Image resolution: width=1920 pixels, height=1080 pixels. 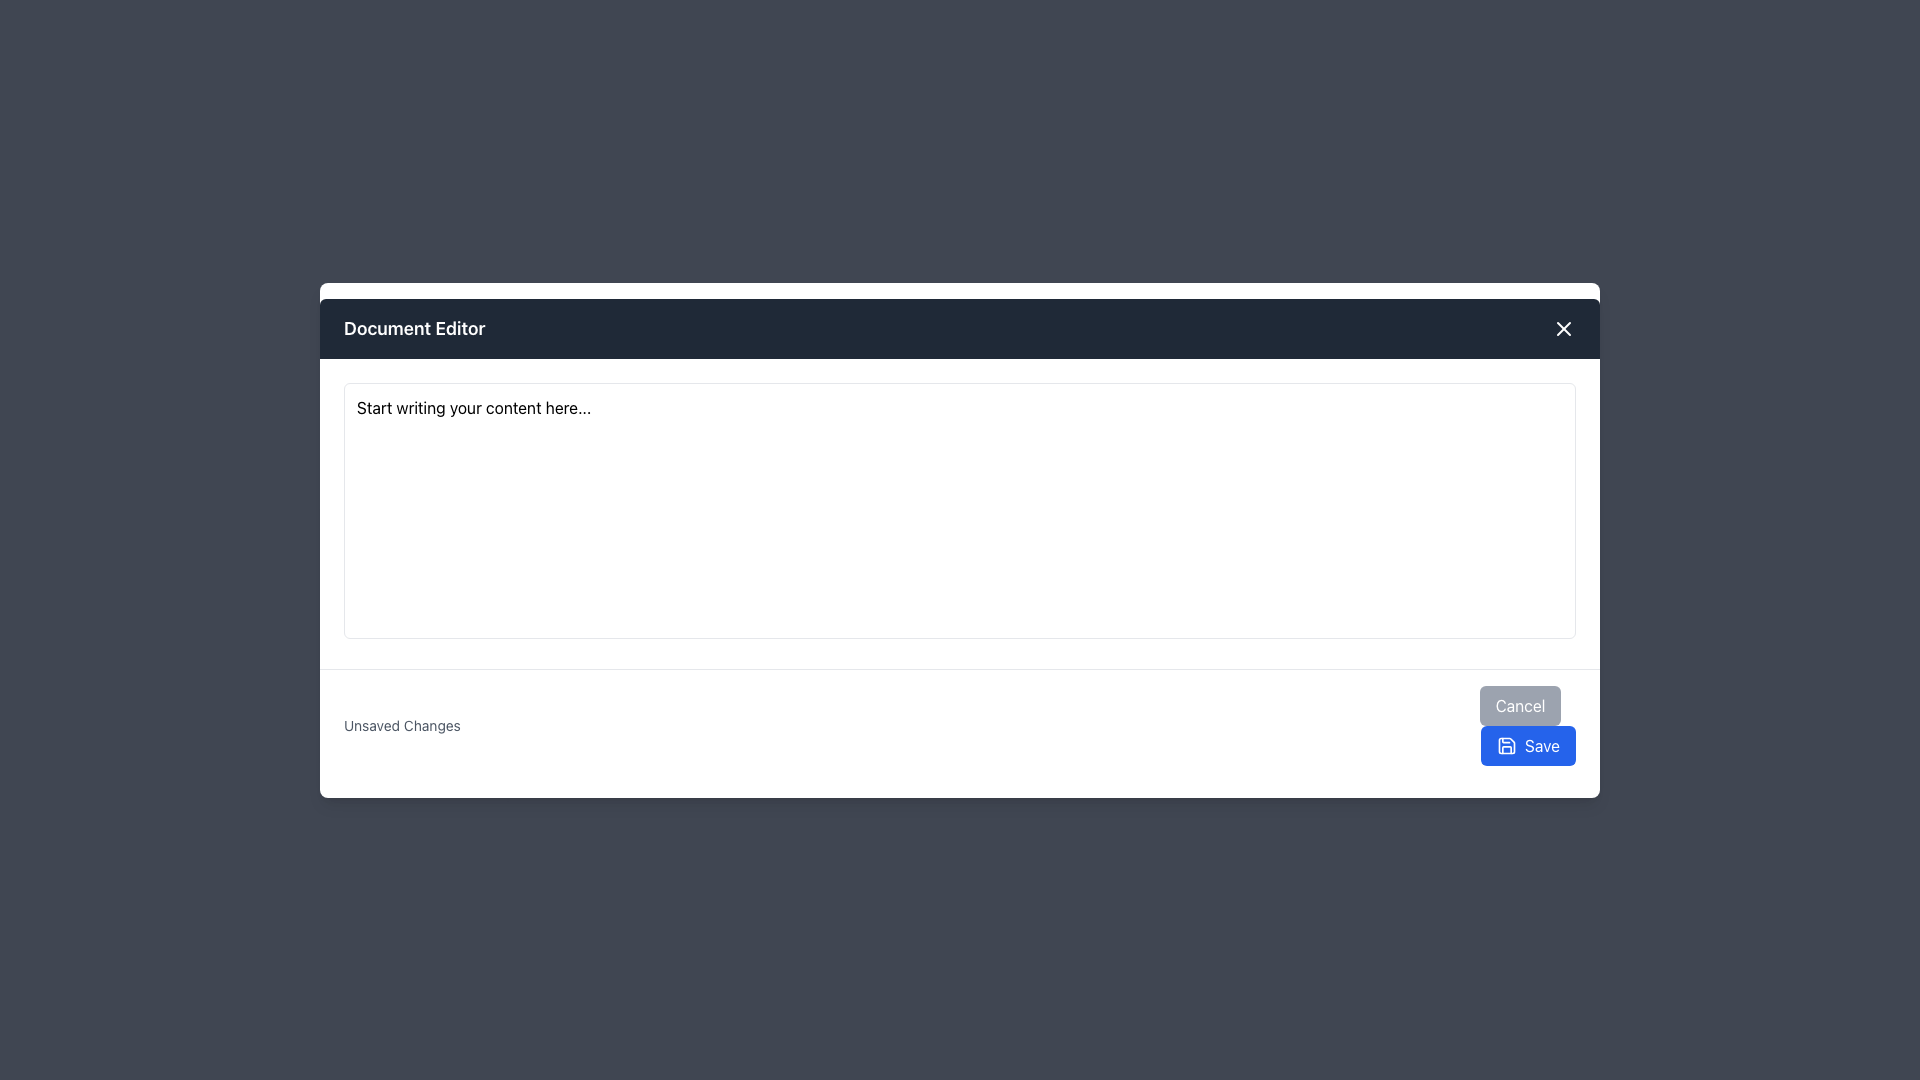 I want to click on the 'Save' button in the bottom-right corner of the modal interface to confirm changes, so click(x=1520, y=725).